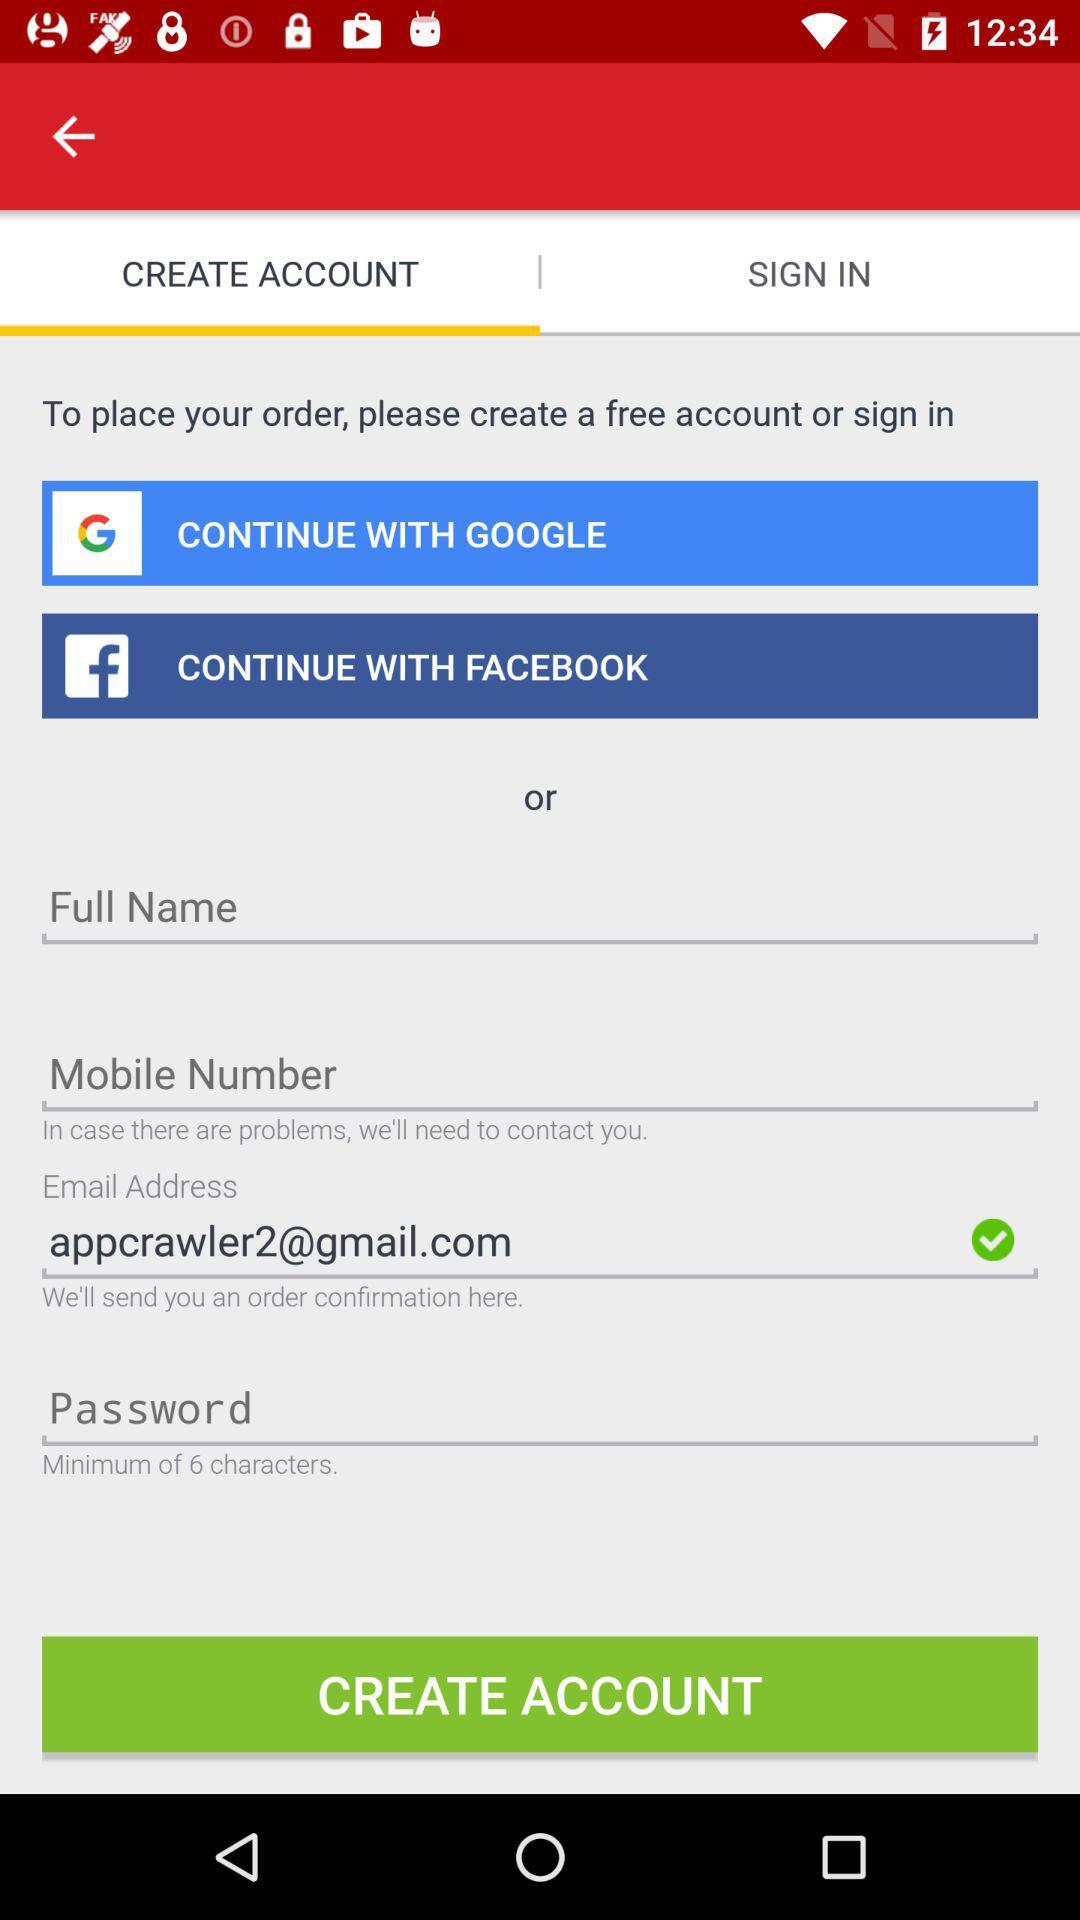 The height and width of the screenshot is (1920, 1080). I want to click on this is where you would enter in your phone number for your mobile phone, so click(540, 1071).